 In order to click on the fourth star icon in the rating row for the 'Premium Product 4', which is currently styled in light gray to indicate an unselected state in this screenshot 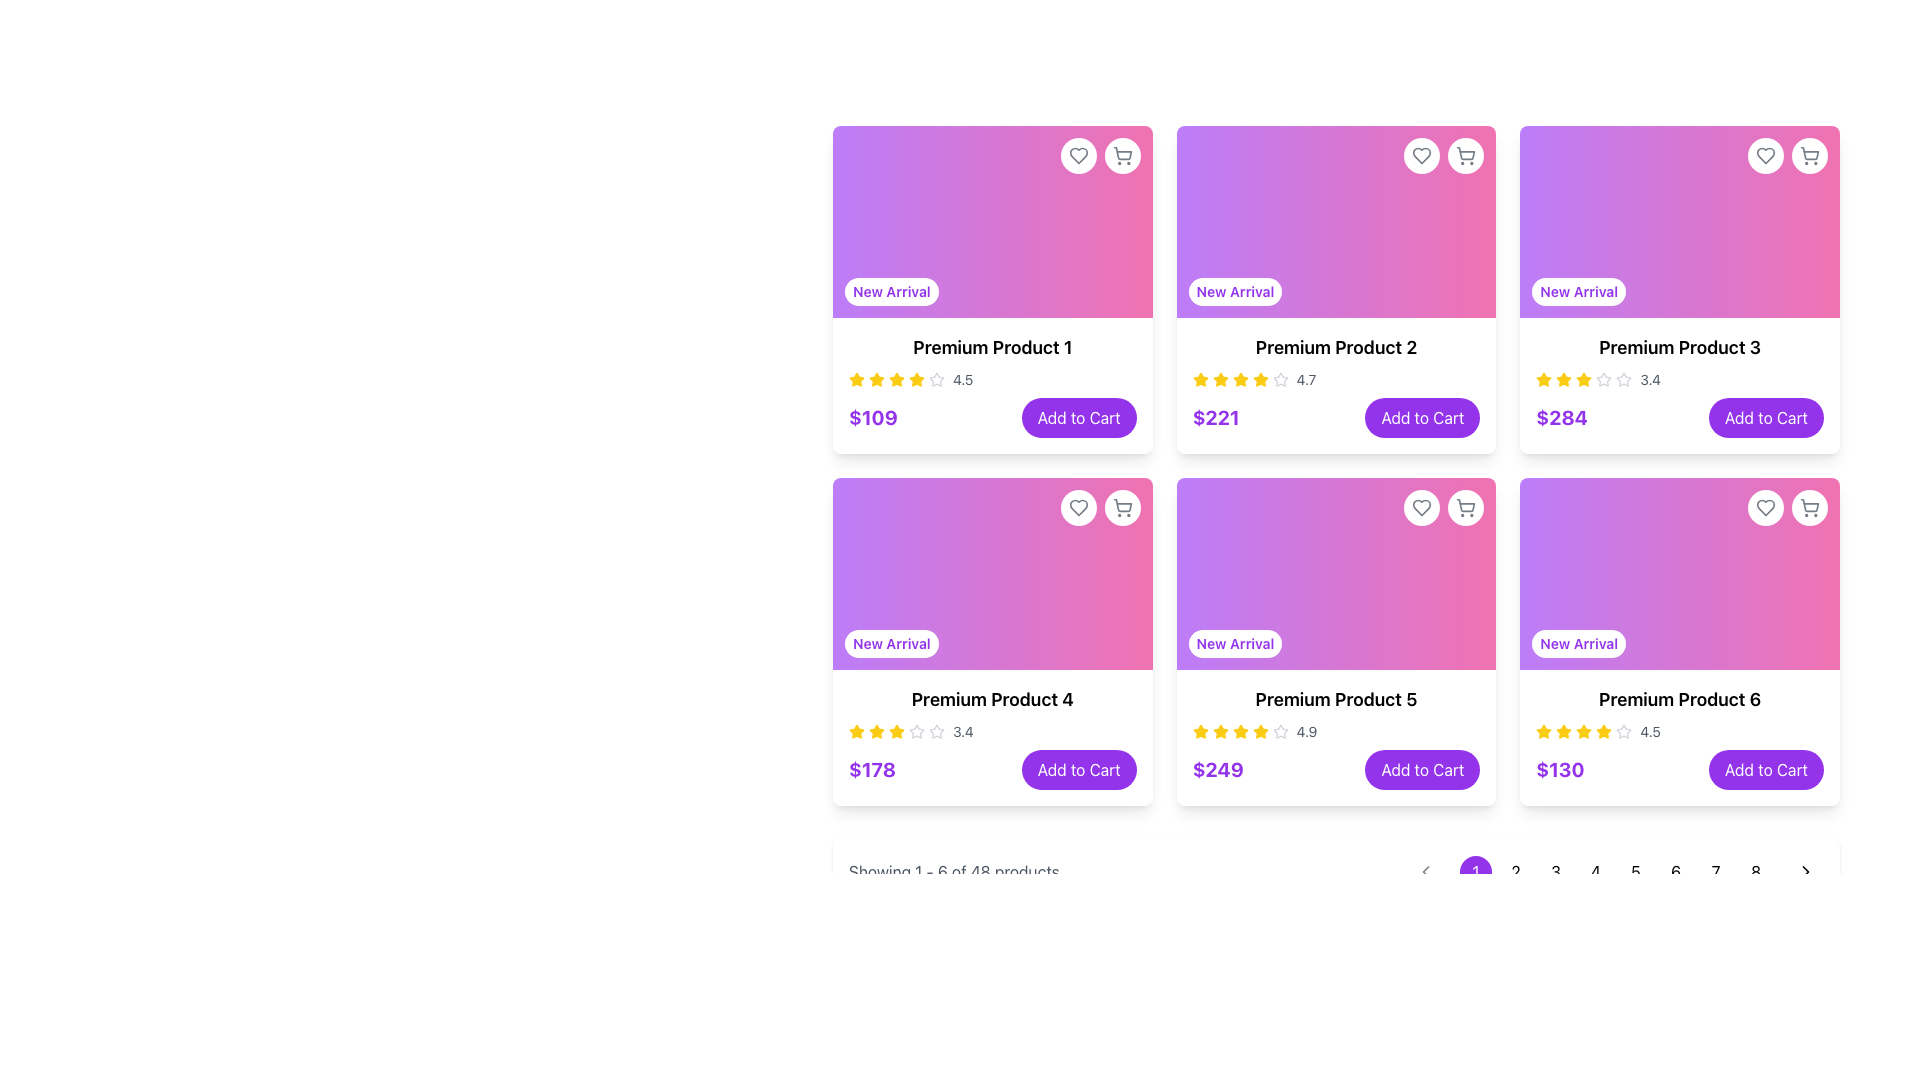, I will do `click(935, 731)`.